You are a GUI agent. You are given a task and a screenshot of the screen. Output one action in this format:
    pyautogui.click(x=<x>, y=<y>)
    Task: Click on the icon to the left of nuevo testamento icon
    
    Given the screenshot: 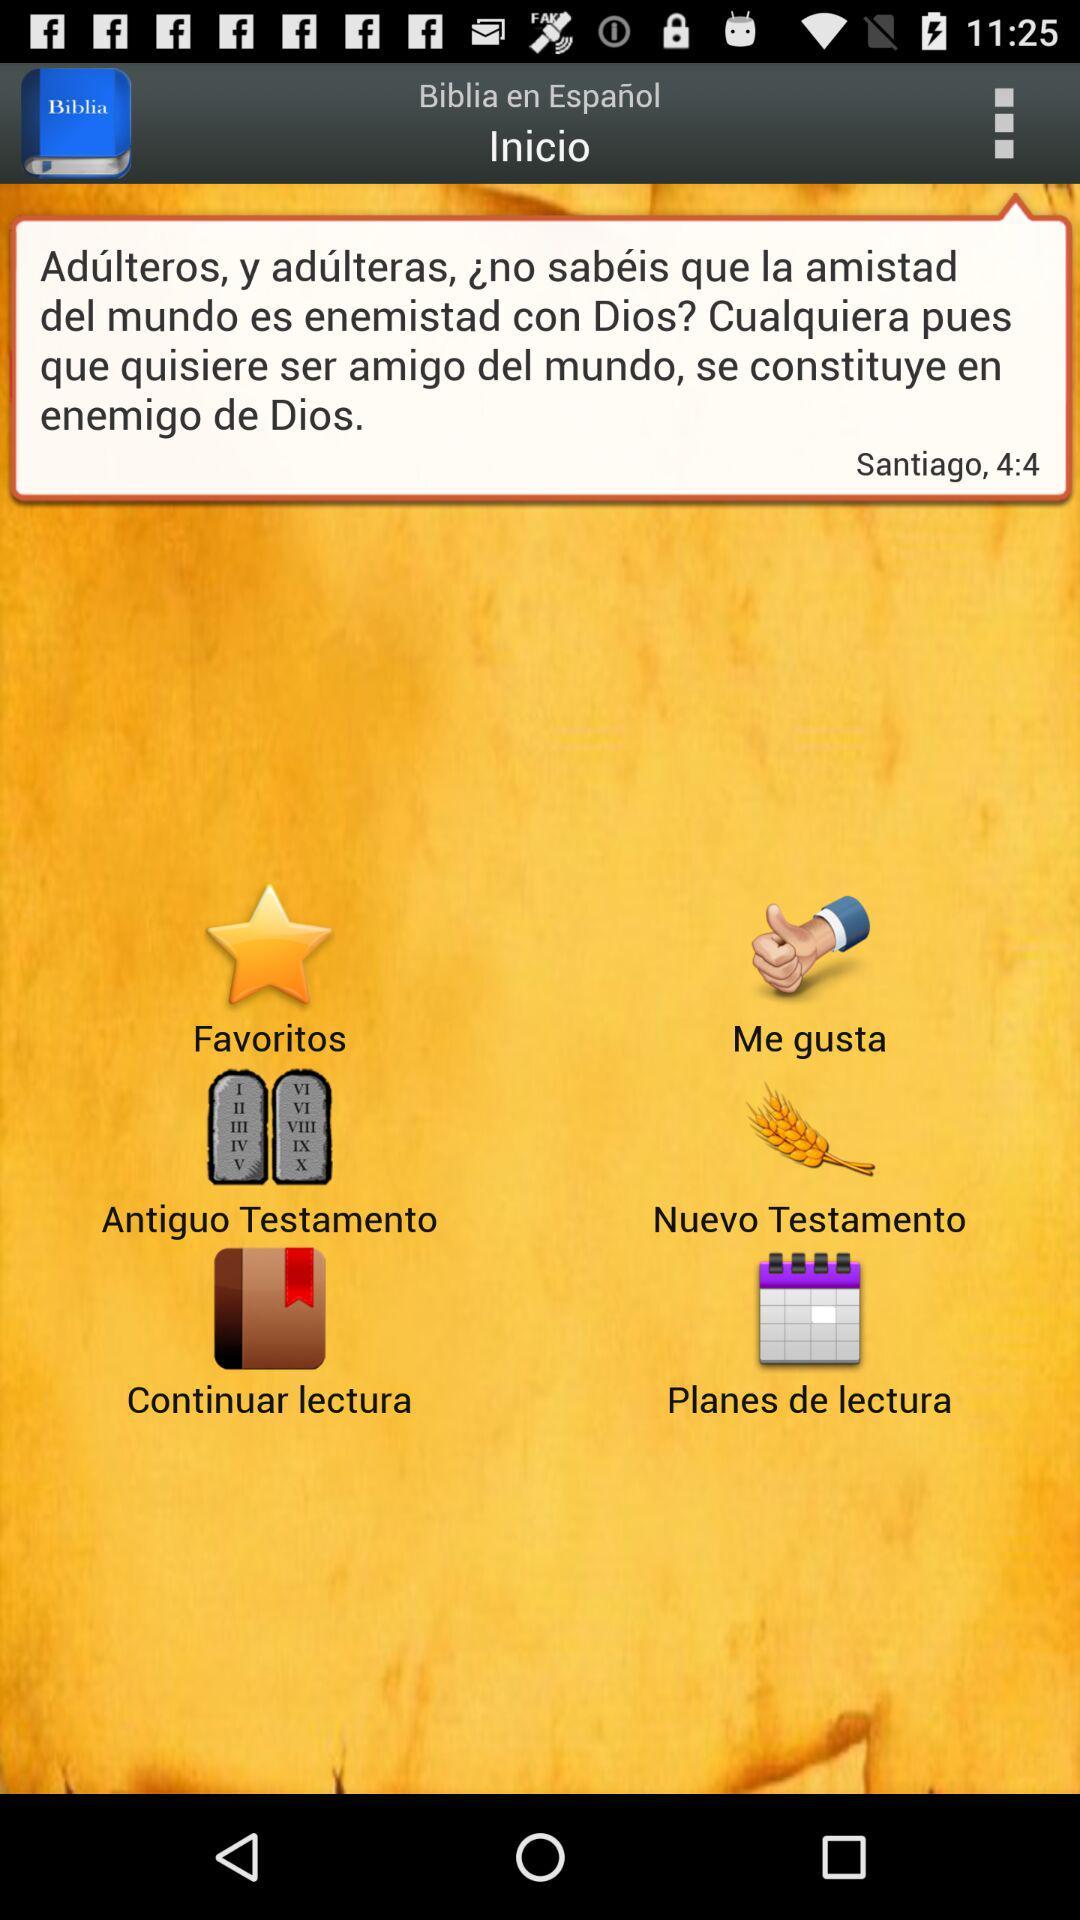 What is the action you would take?
    pyautogui.click(x=268, y=1308)
    